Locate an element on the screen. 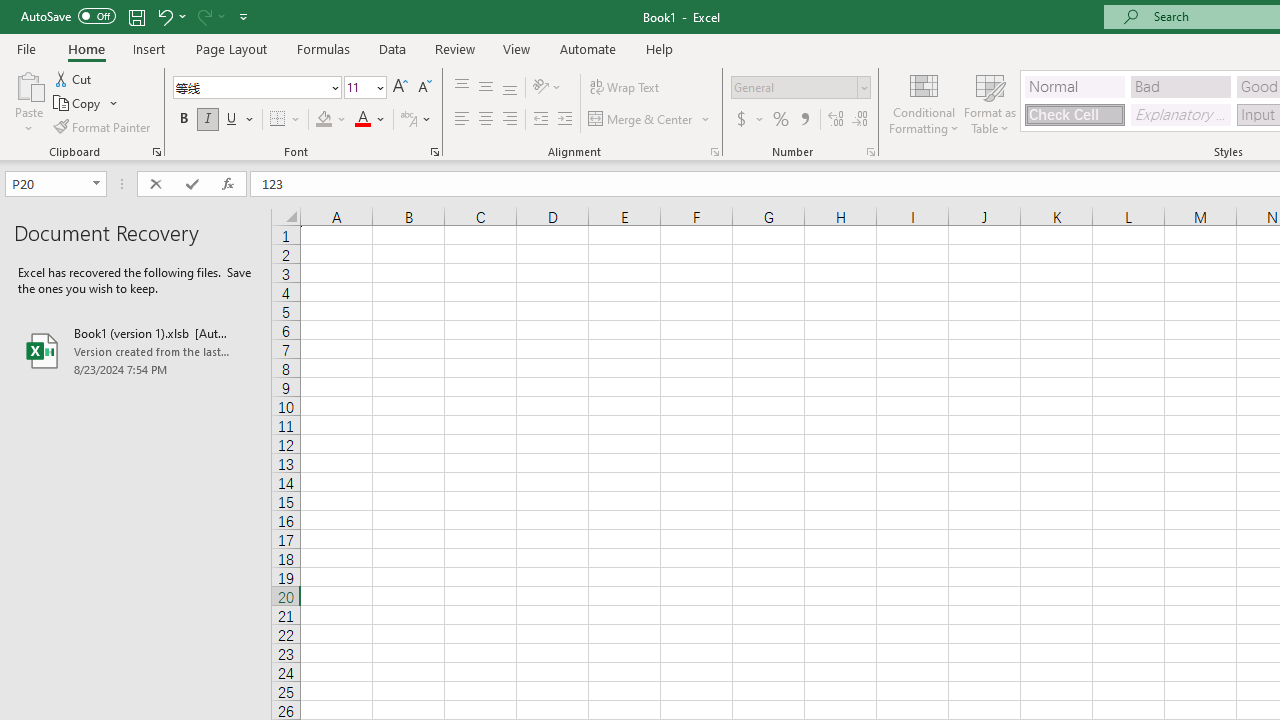  'Underline' is located at coordinates (232, 119).